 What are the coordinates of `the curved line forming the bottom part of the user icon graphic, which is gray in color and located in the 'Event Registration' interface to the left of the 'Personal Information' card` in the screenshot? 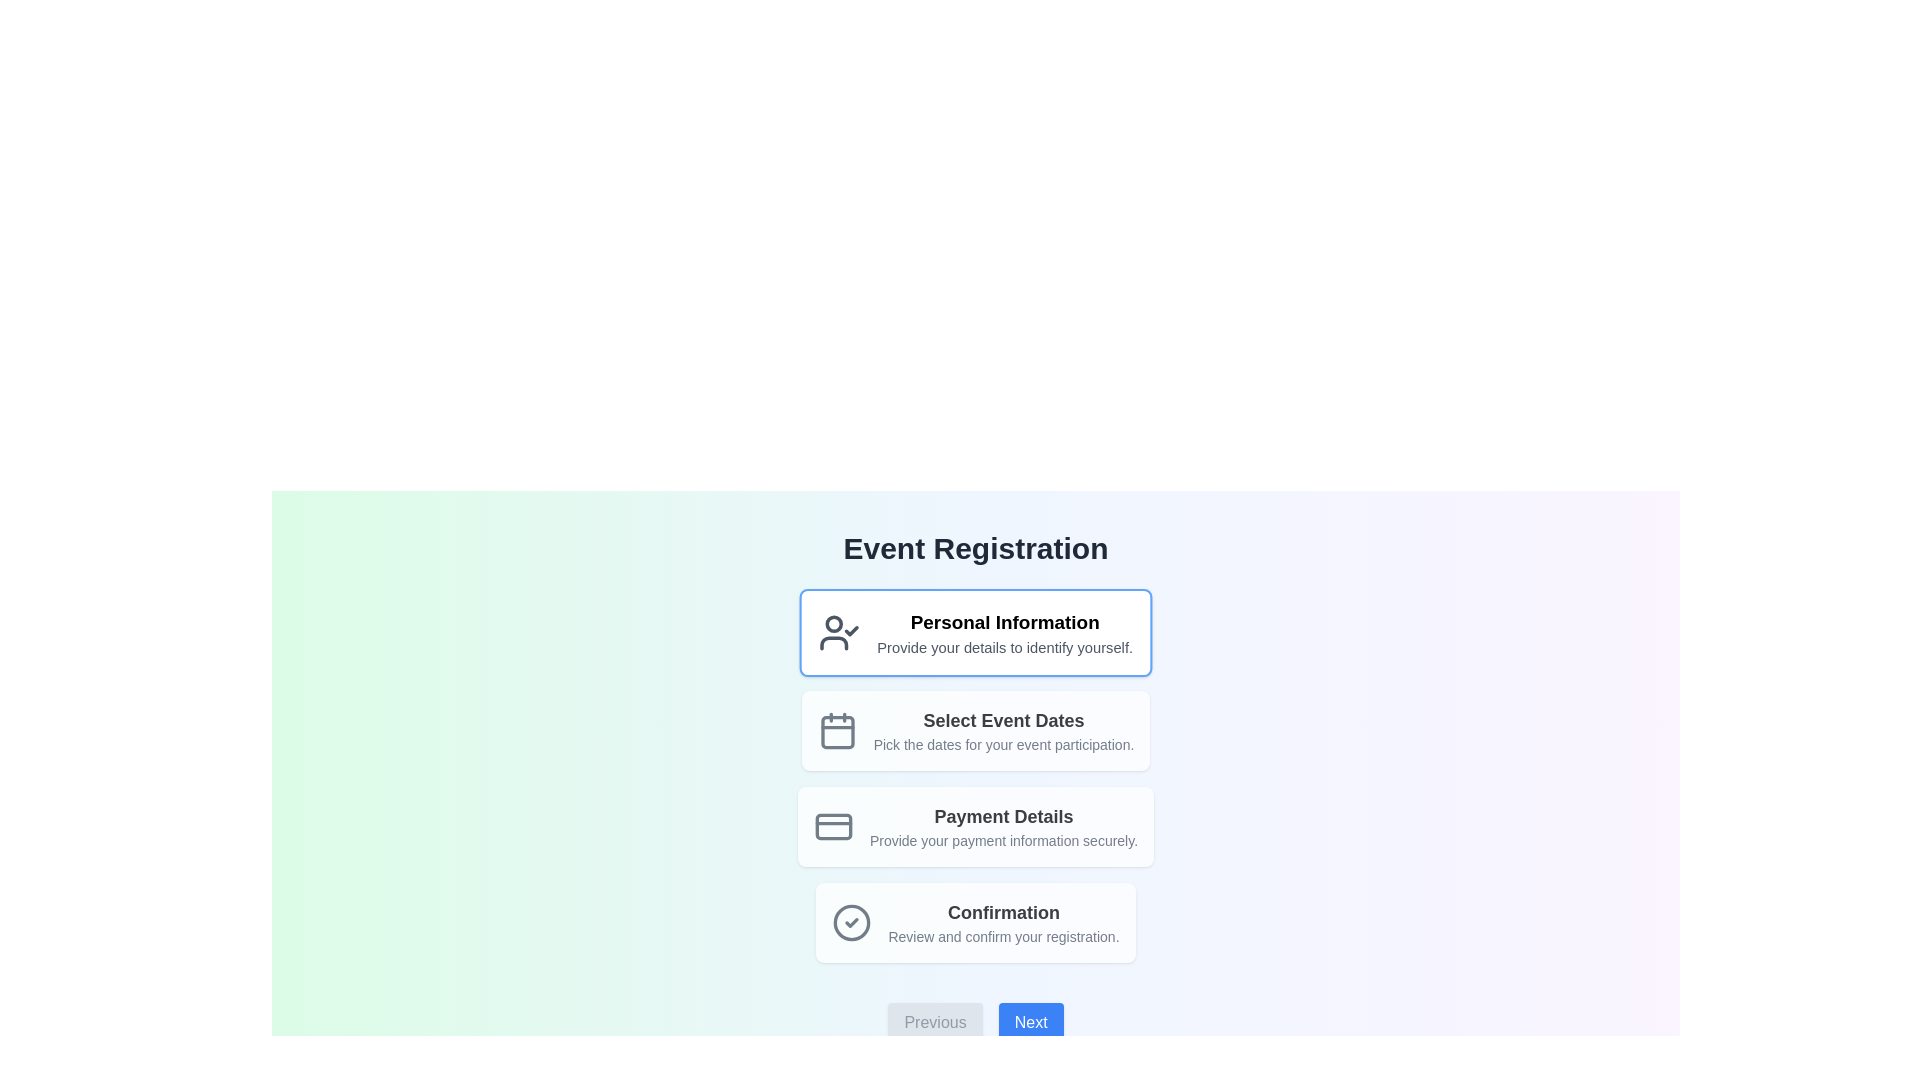 It's located at (834, 643).